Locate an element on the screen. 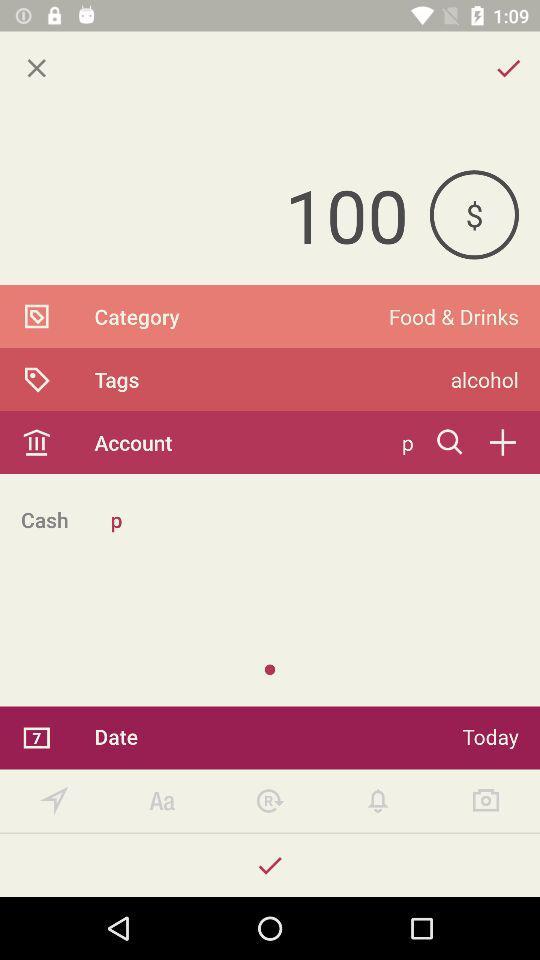 Image resolution: width=540 pixels, height=960 pixels. location is located at coordinates (54, 801).